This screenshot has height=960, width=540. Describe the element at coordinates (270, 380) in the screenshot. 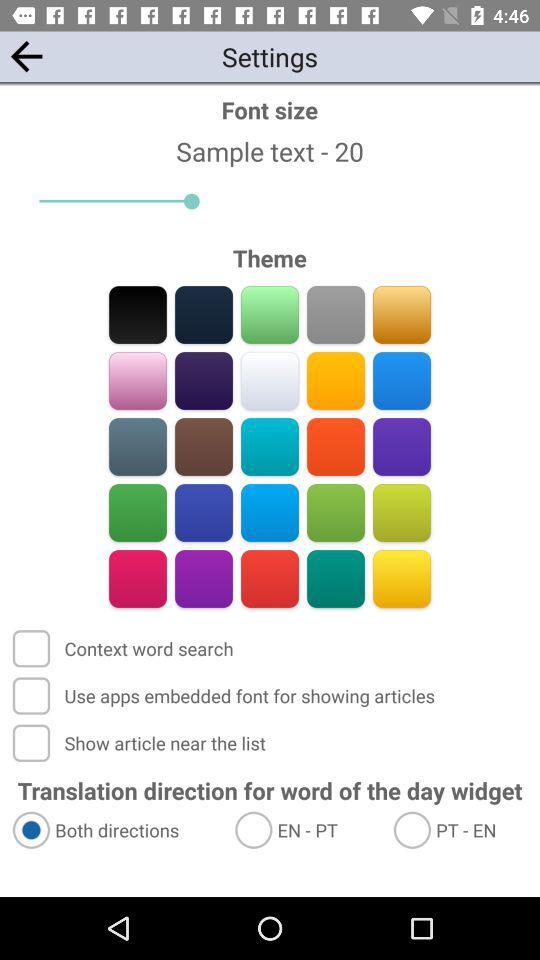

I see `white color` at that location.